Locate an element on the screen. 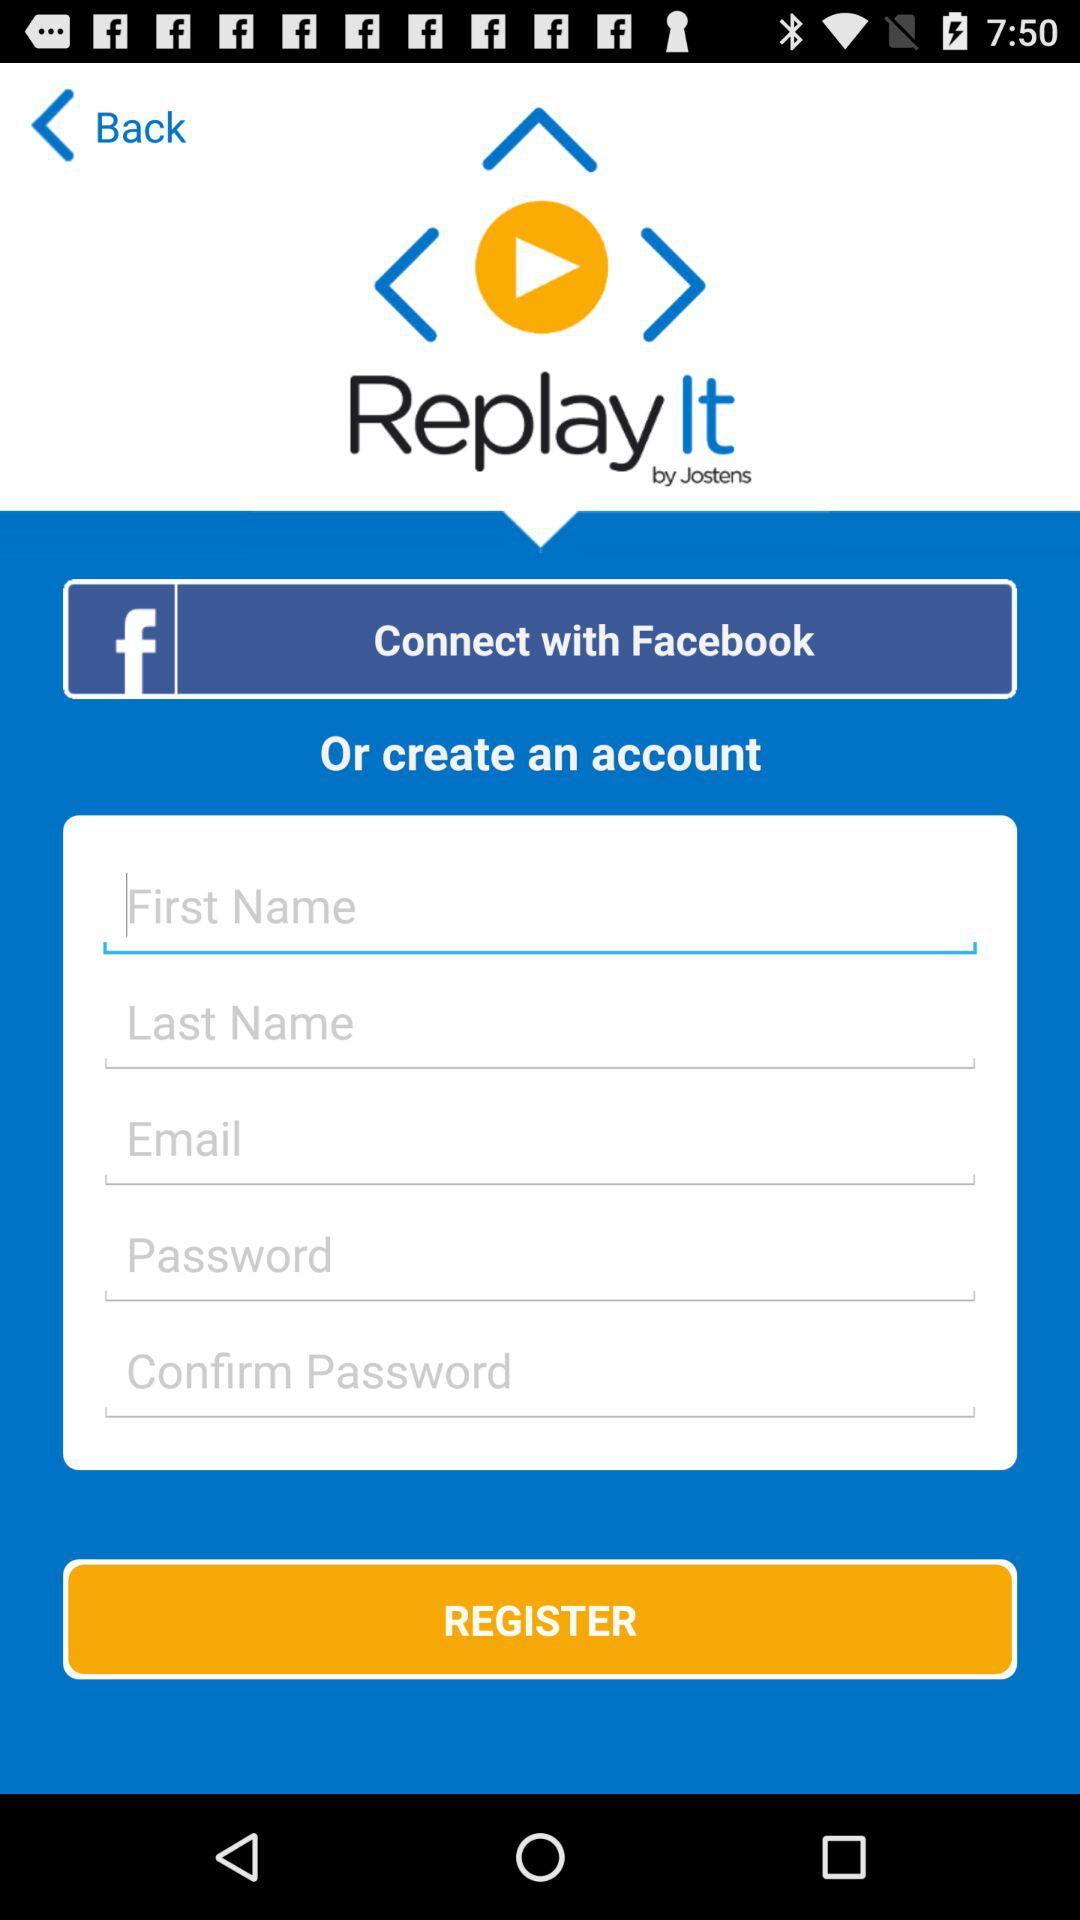 The width and height of the screenshot is (1080, 1920). connect with facebook button is located at coordinates (540, 637).